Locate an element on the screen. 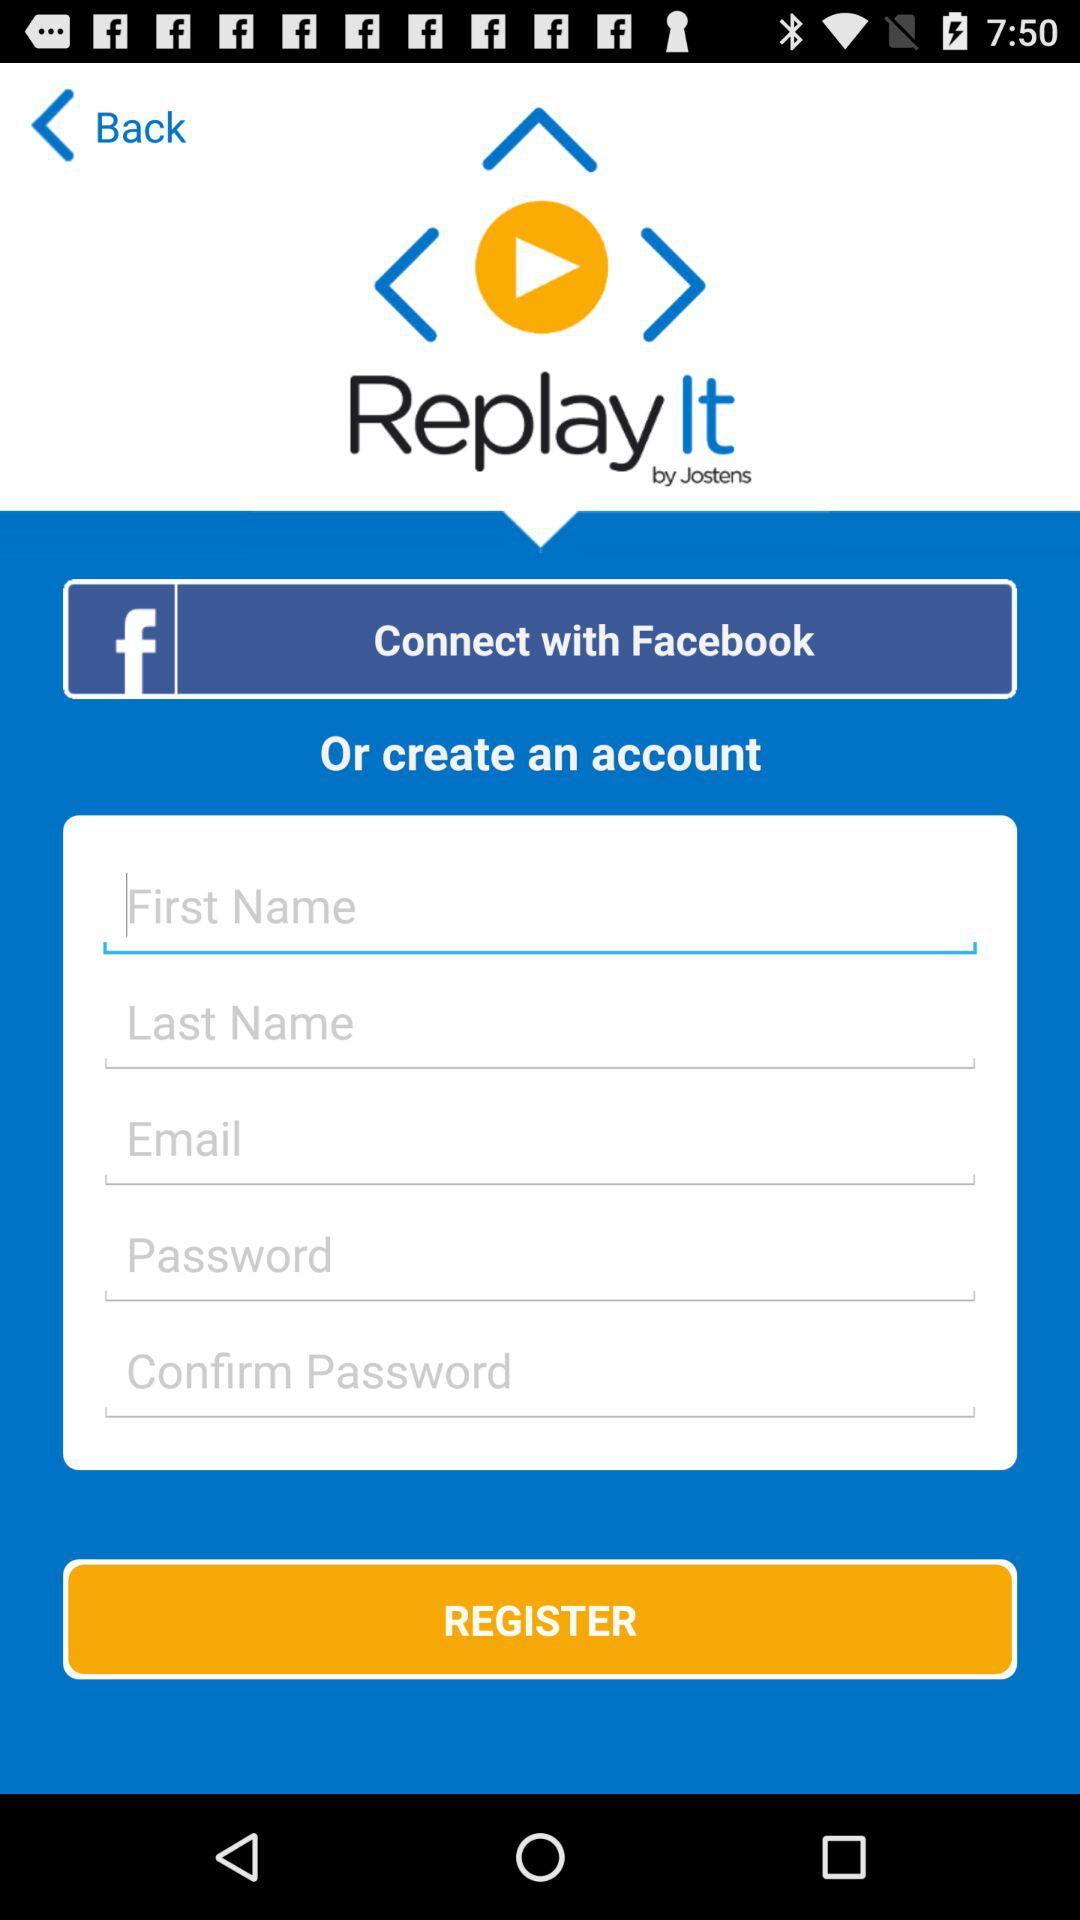 The width and height of the screenshot is (1080, 1920). connect with facebook button is located at coordinates (540, 637).